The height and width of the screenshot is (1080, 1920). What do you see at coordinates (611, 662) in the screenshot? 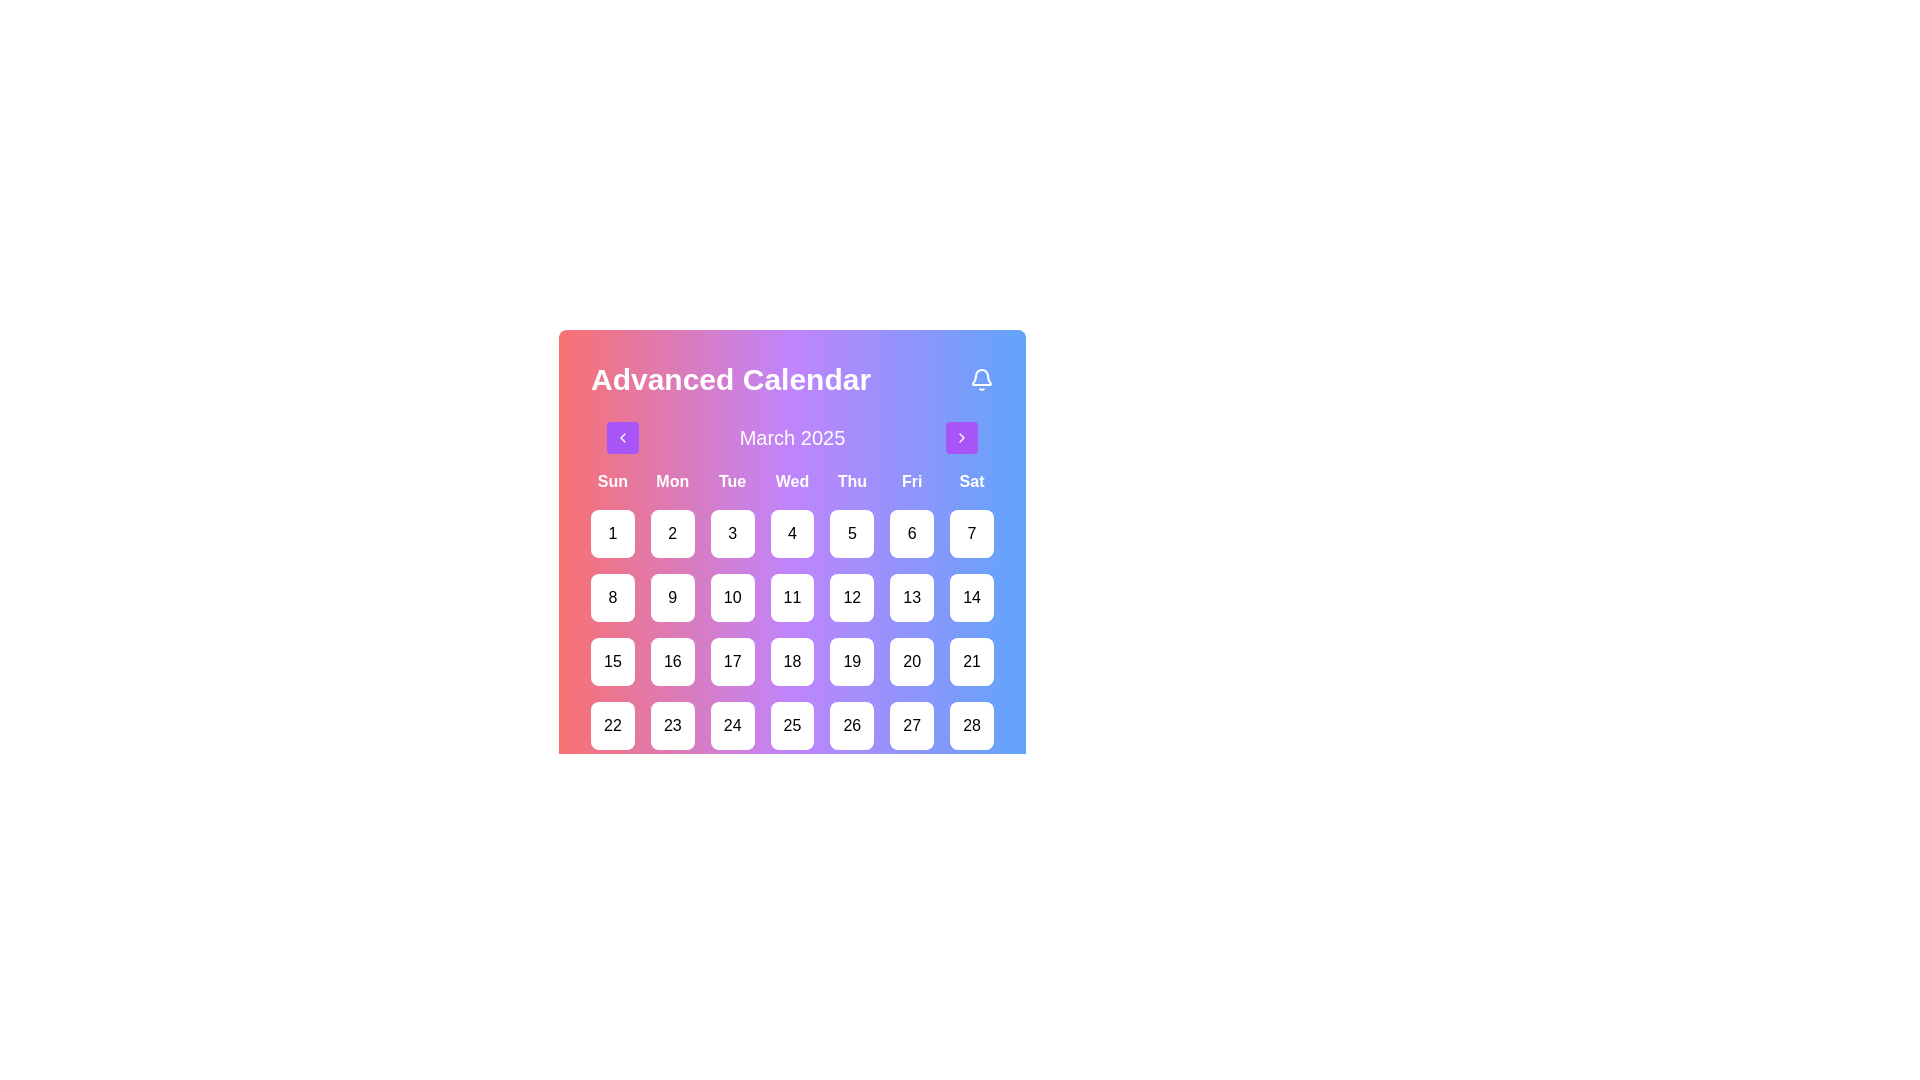
I see `the calendar date item displaying '15', which is a square-shaped element with rounded corners and a bold black font` at bounding box center [611, 662].